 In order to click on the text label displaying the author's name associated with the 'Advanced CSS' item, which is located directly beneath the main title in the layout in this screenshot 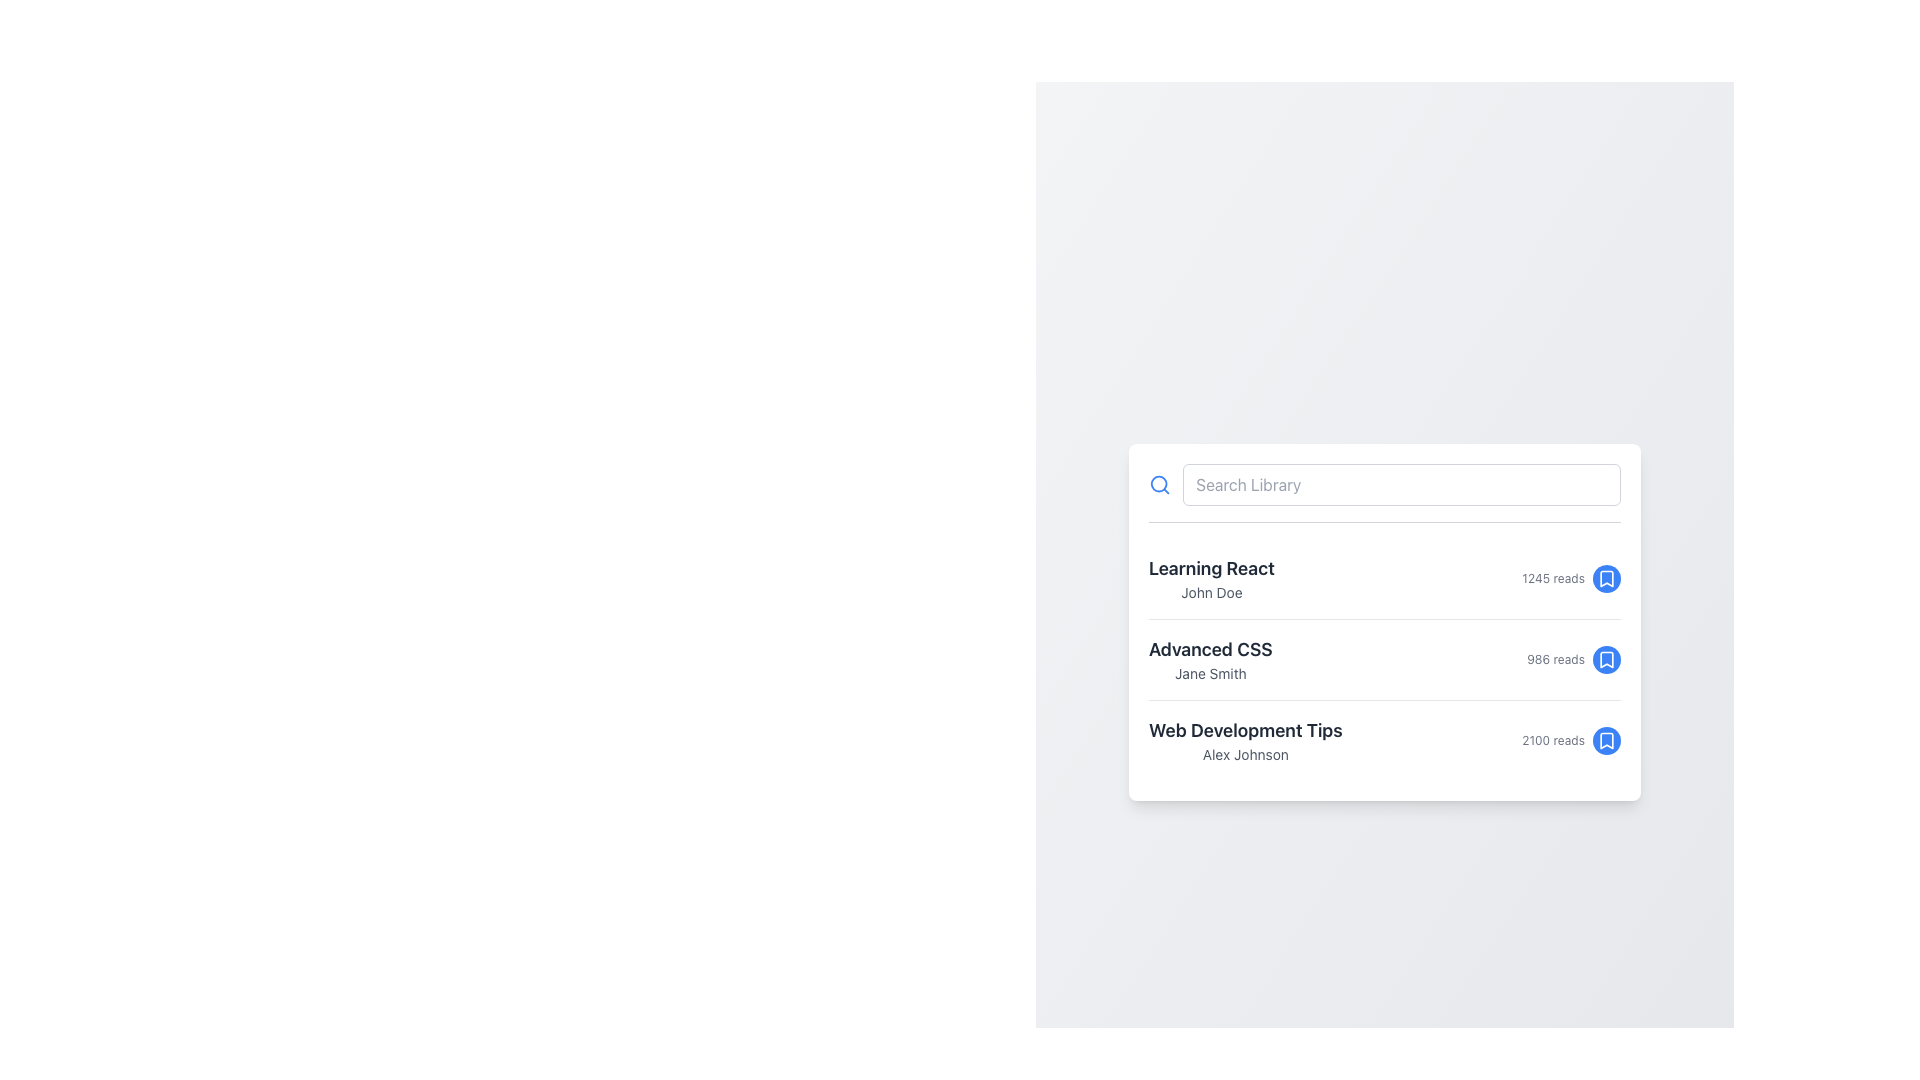, I will do `click(1209, 673)`.